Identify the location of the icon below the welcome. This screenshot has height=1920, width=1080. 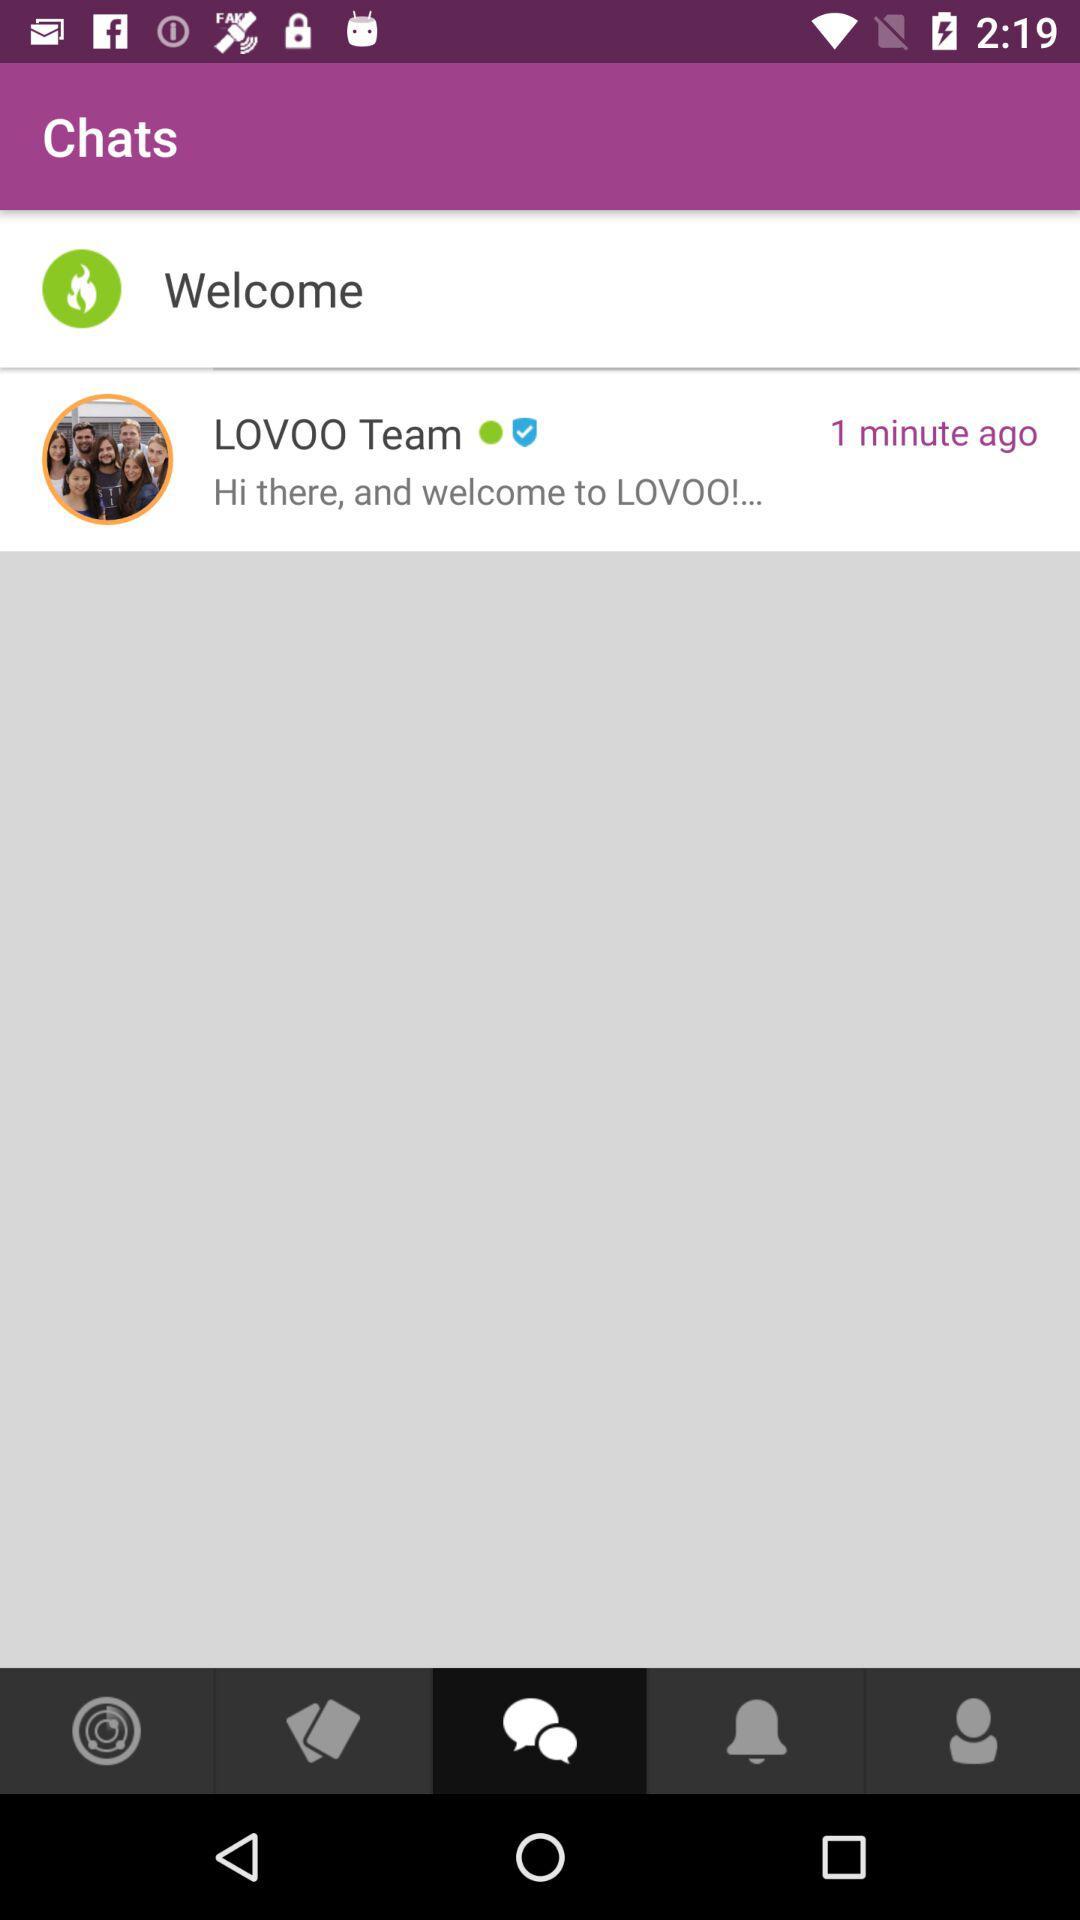
(107, 458).